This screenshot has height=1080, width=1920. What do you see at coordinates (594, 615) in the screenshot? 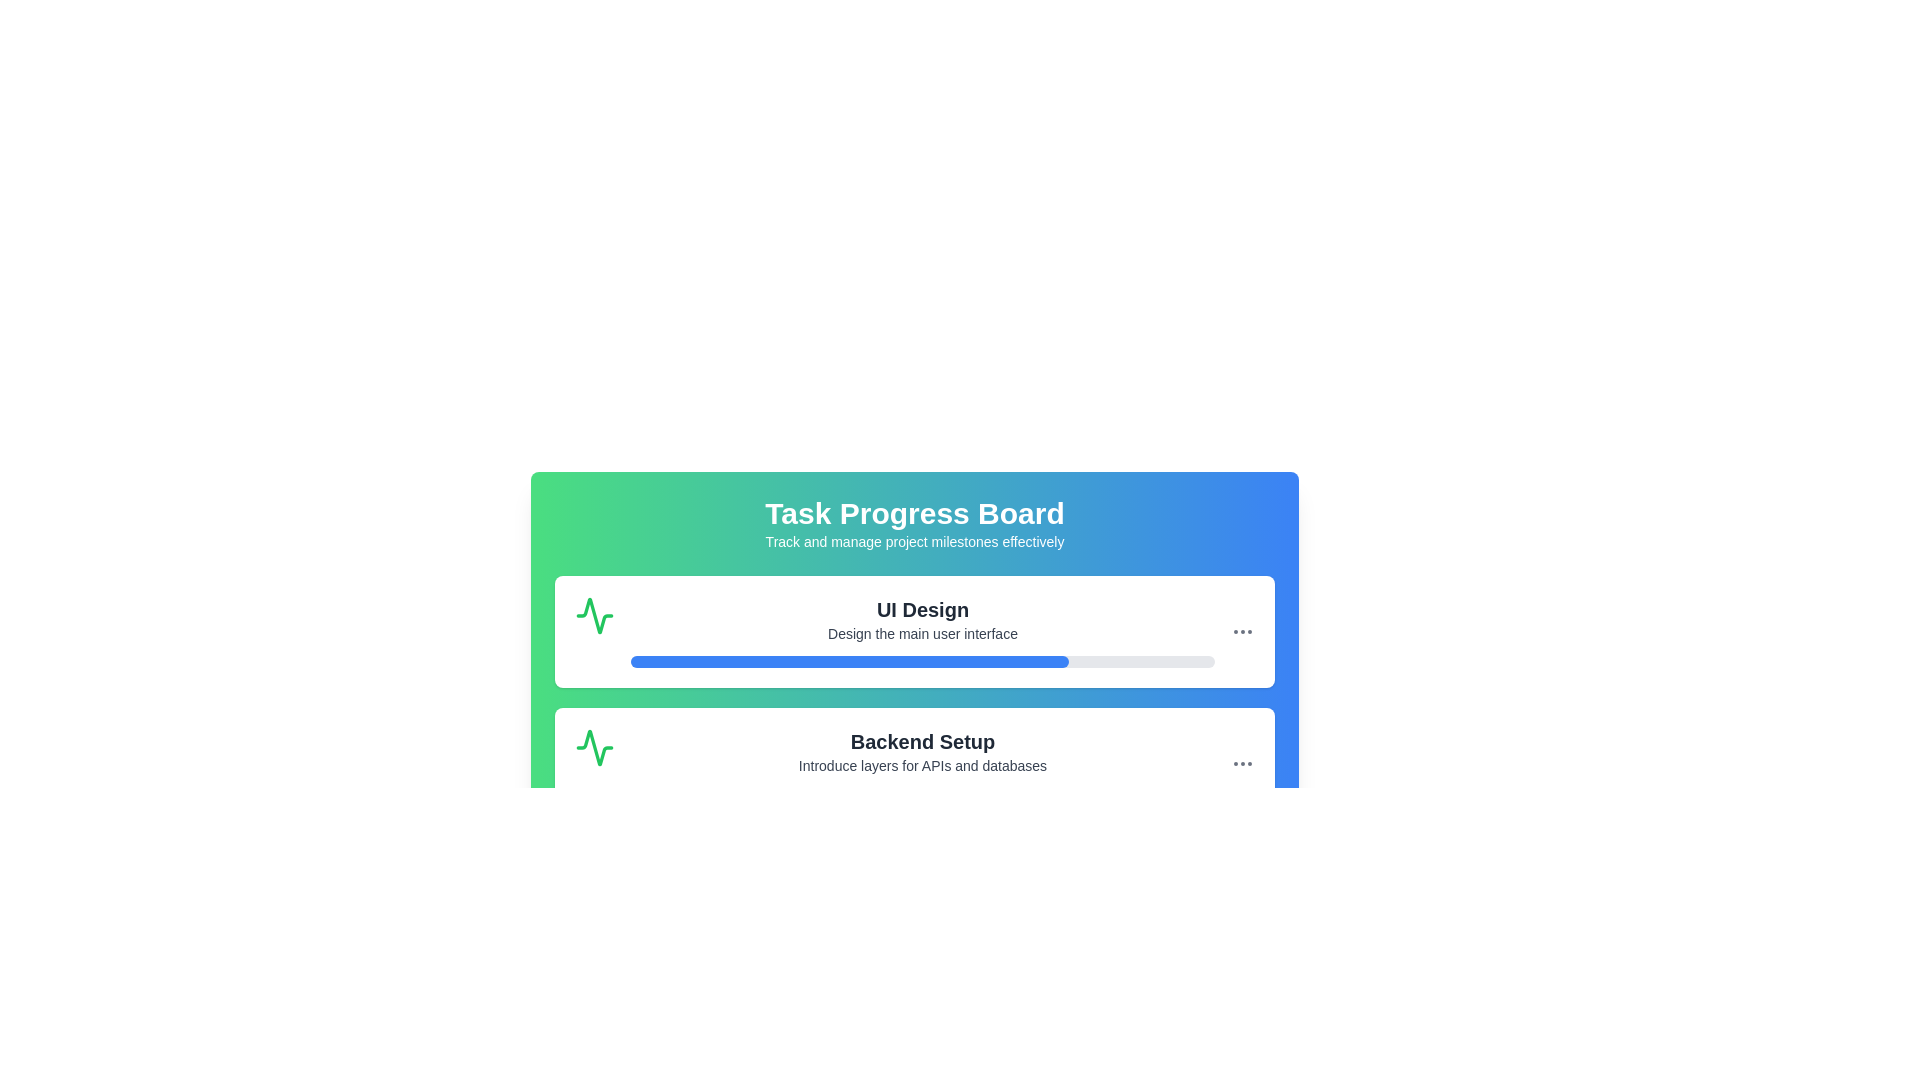
I see `the decorative icon representing activity or progress to the left of the text elements in the 'UI Design' section of the interface` at bounding box center [594, 615].